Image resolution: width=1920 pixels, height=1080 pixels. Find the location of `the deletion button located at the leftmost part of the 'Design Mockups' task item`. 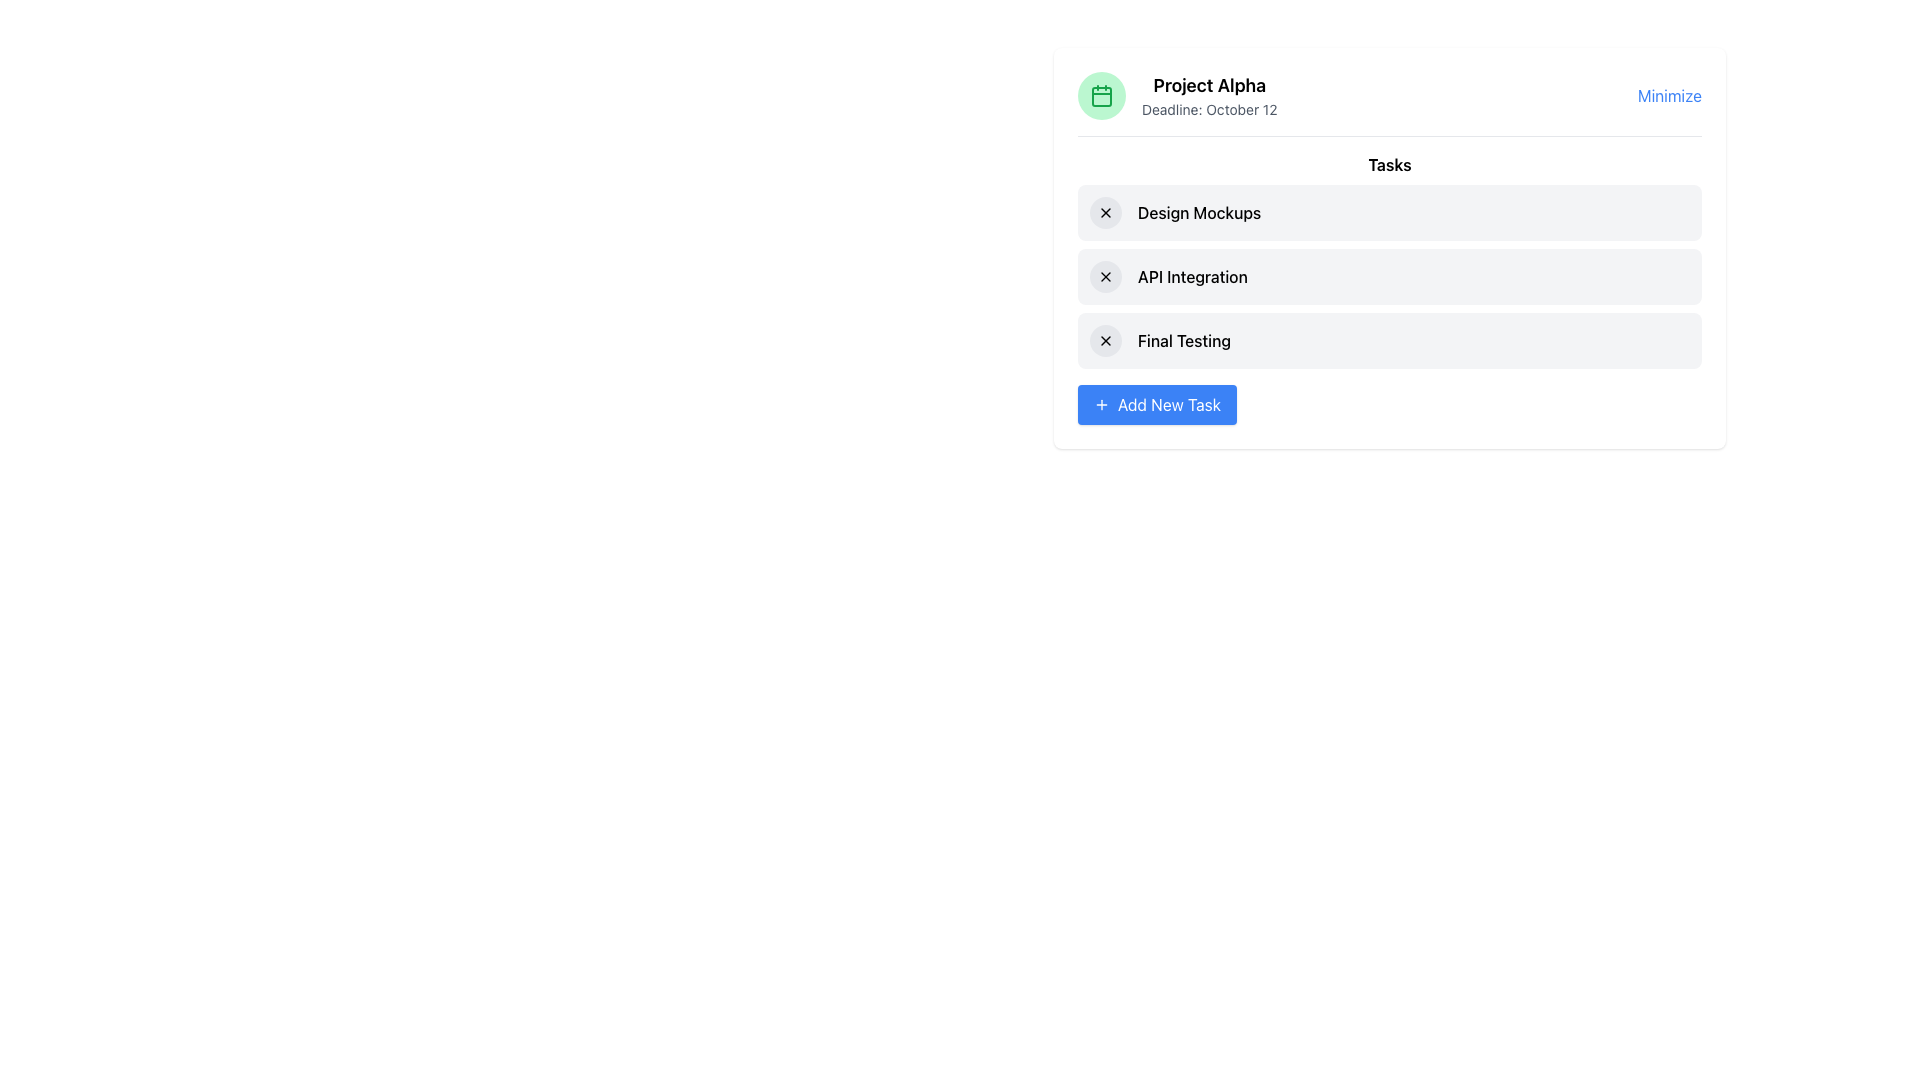

the deletion button located at the leftmost part of the 'Design Mockups' task item is located at coordinates (1104, 212).